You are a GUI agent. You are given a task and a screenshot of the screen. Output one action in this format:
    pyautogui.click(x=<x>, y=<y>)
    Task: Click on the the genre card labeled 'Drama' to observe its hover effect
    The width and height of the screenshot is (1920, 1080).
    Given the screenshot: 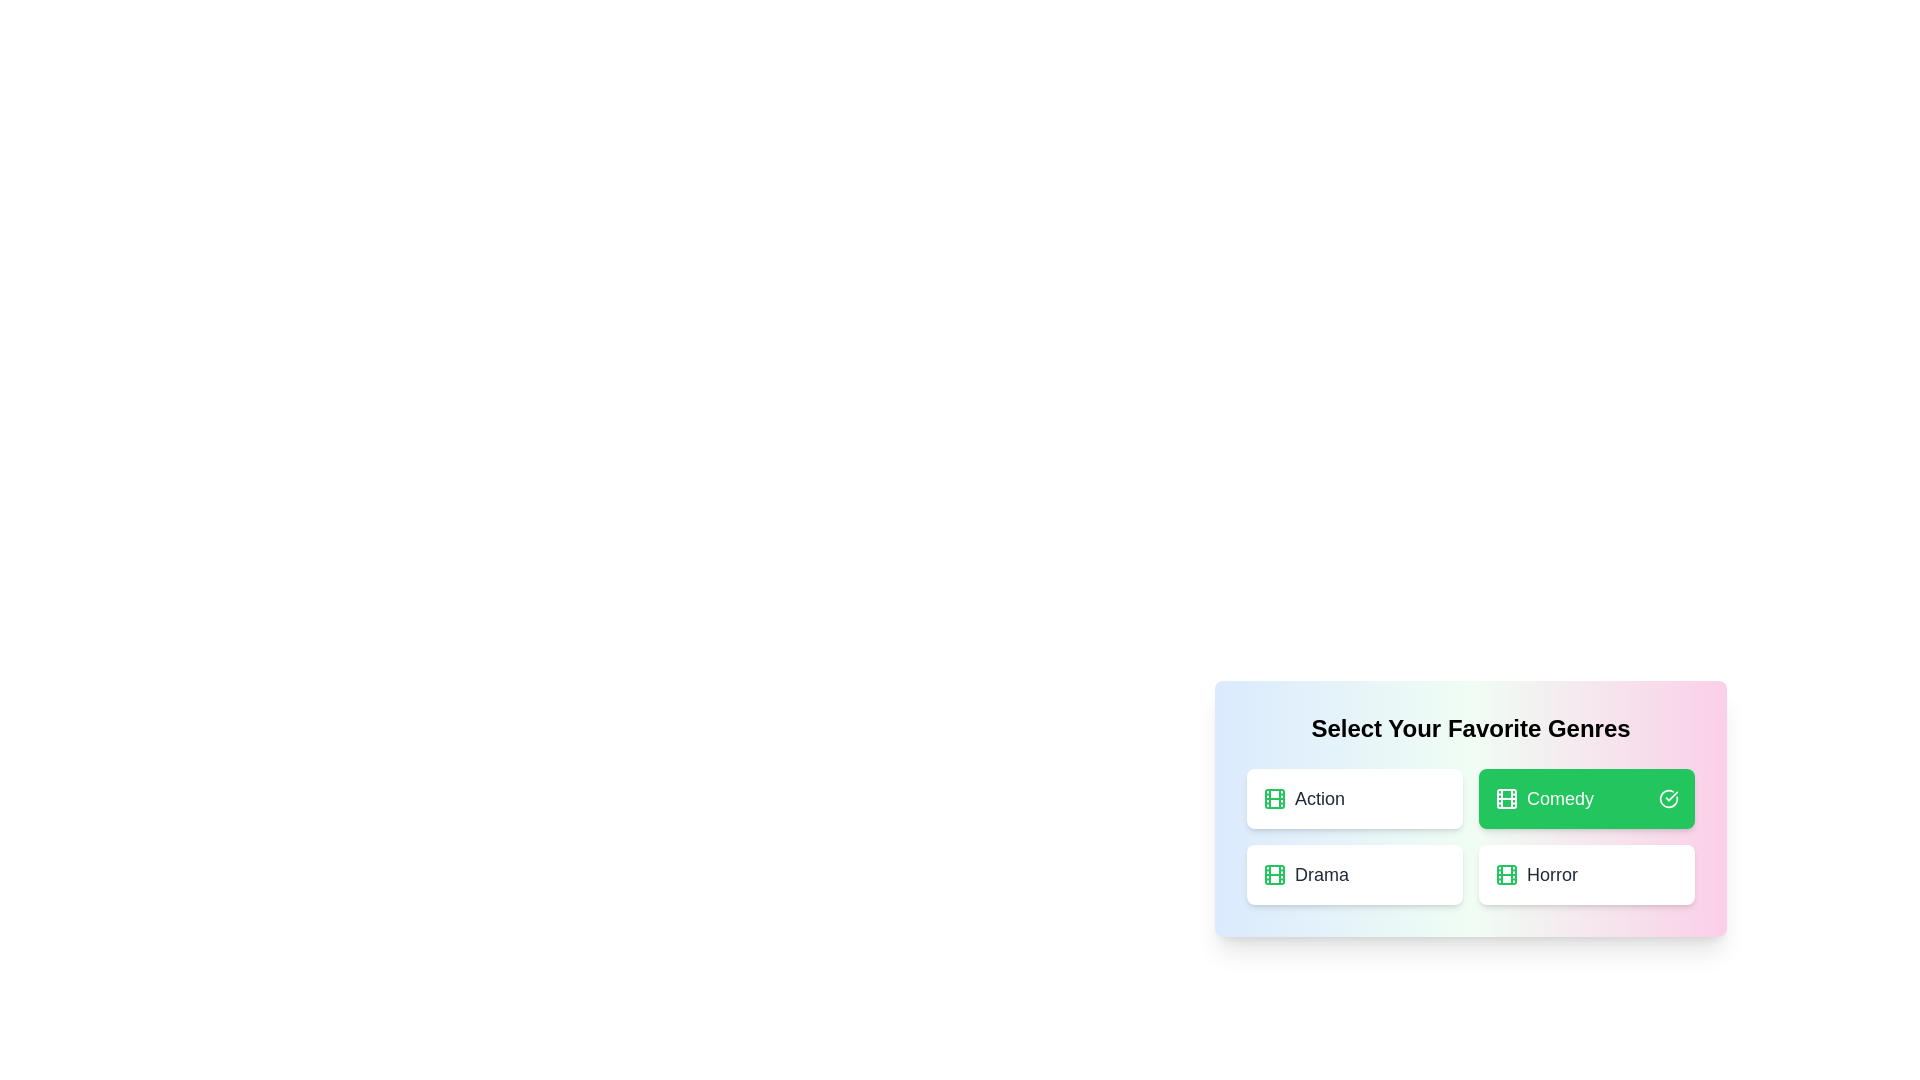 What is the action you would take?
    pyautogui.click(x=1354, y=874)
    